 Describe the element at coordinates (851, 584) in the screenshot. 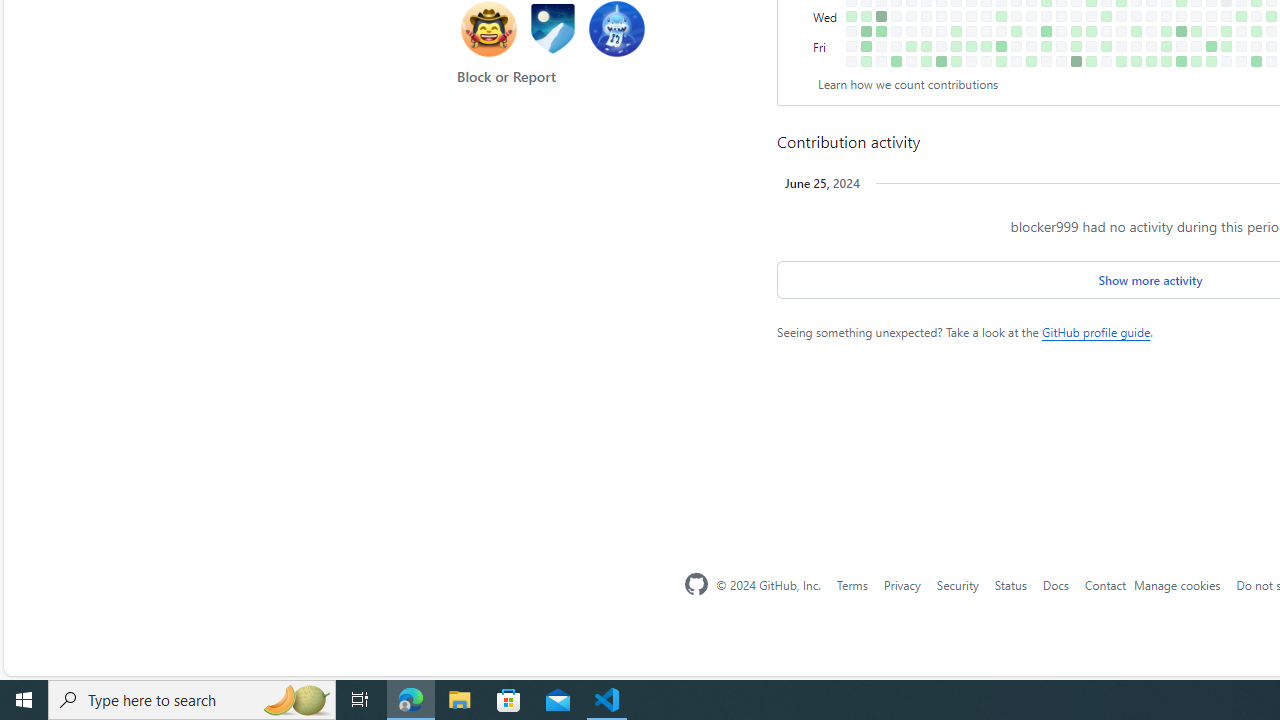

I see `'Terms'` at that location.